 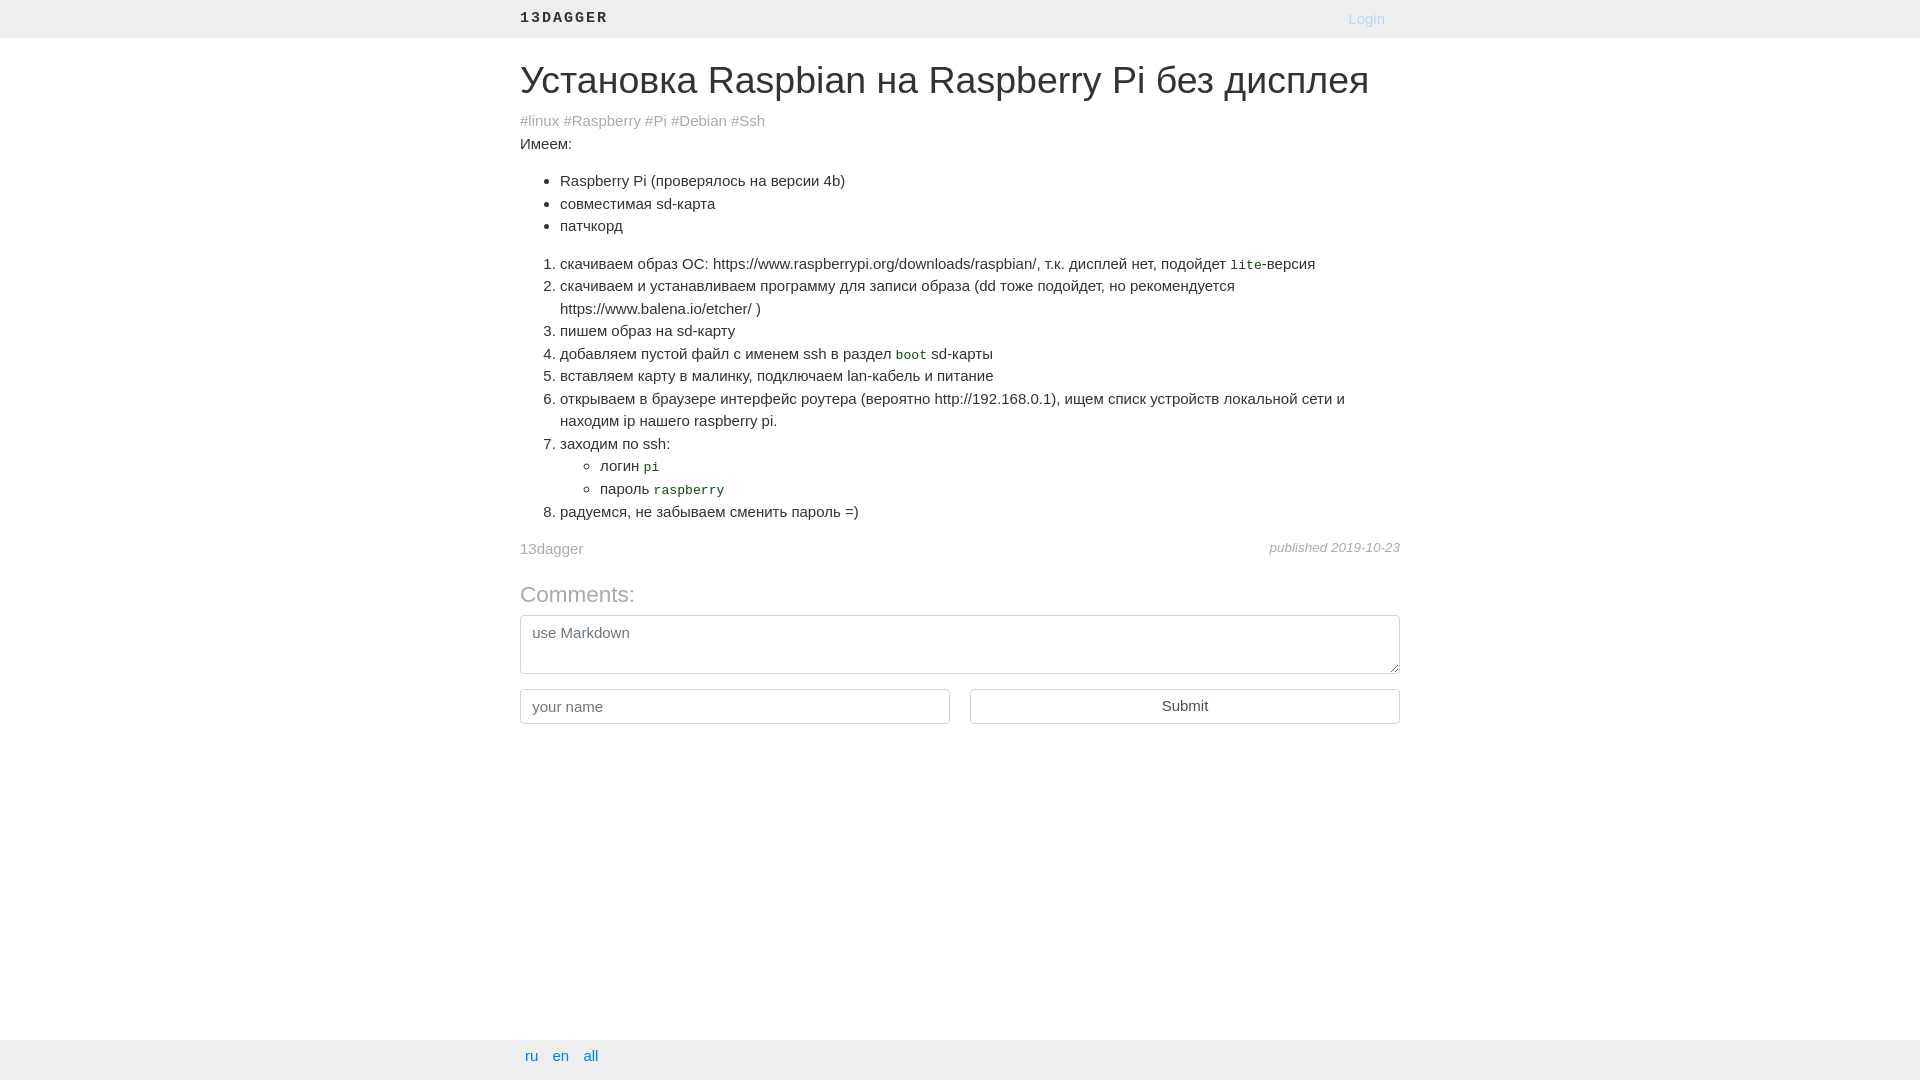 I want to click on 'all', so click(x=589, y=1055).